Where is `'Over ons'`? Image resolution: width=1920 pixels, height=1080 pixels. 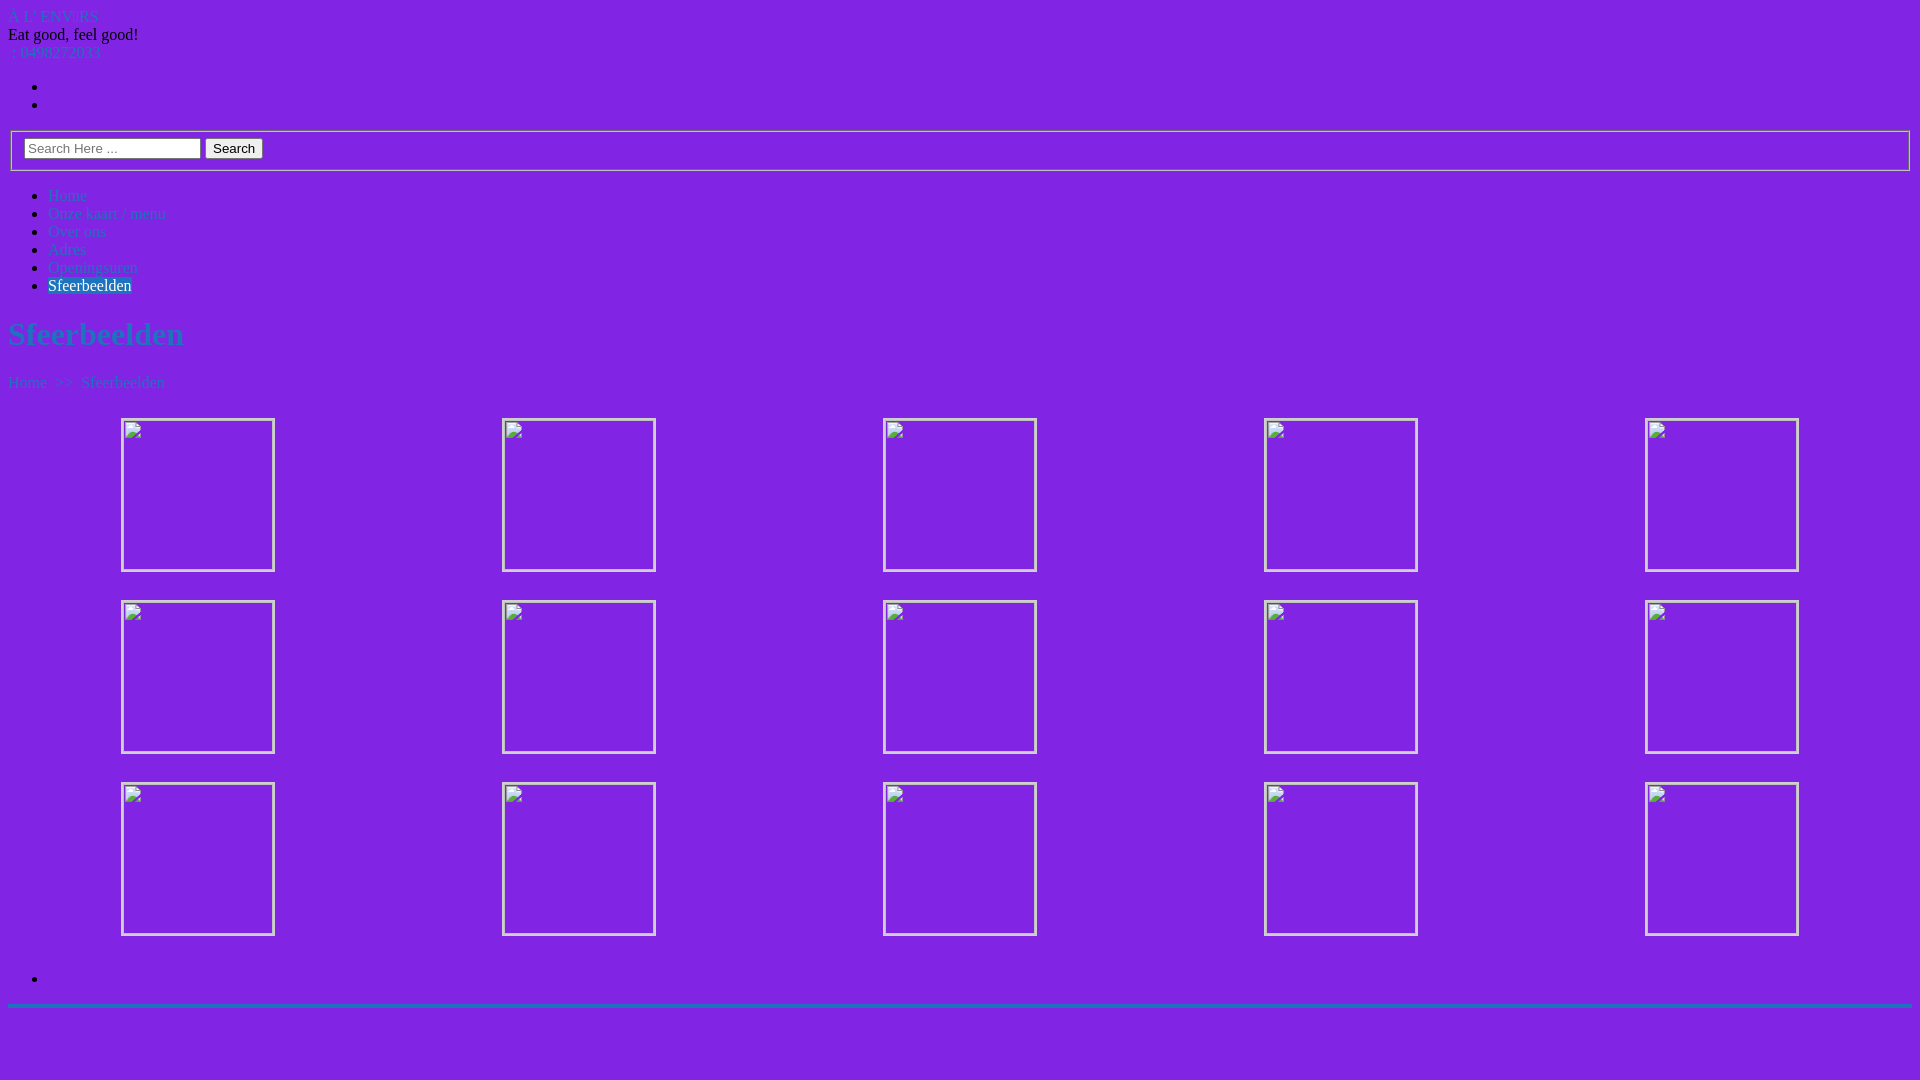
'Over ons' is located at coordinates (76, 230).